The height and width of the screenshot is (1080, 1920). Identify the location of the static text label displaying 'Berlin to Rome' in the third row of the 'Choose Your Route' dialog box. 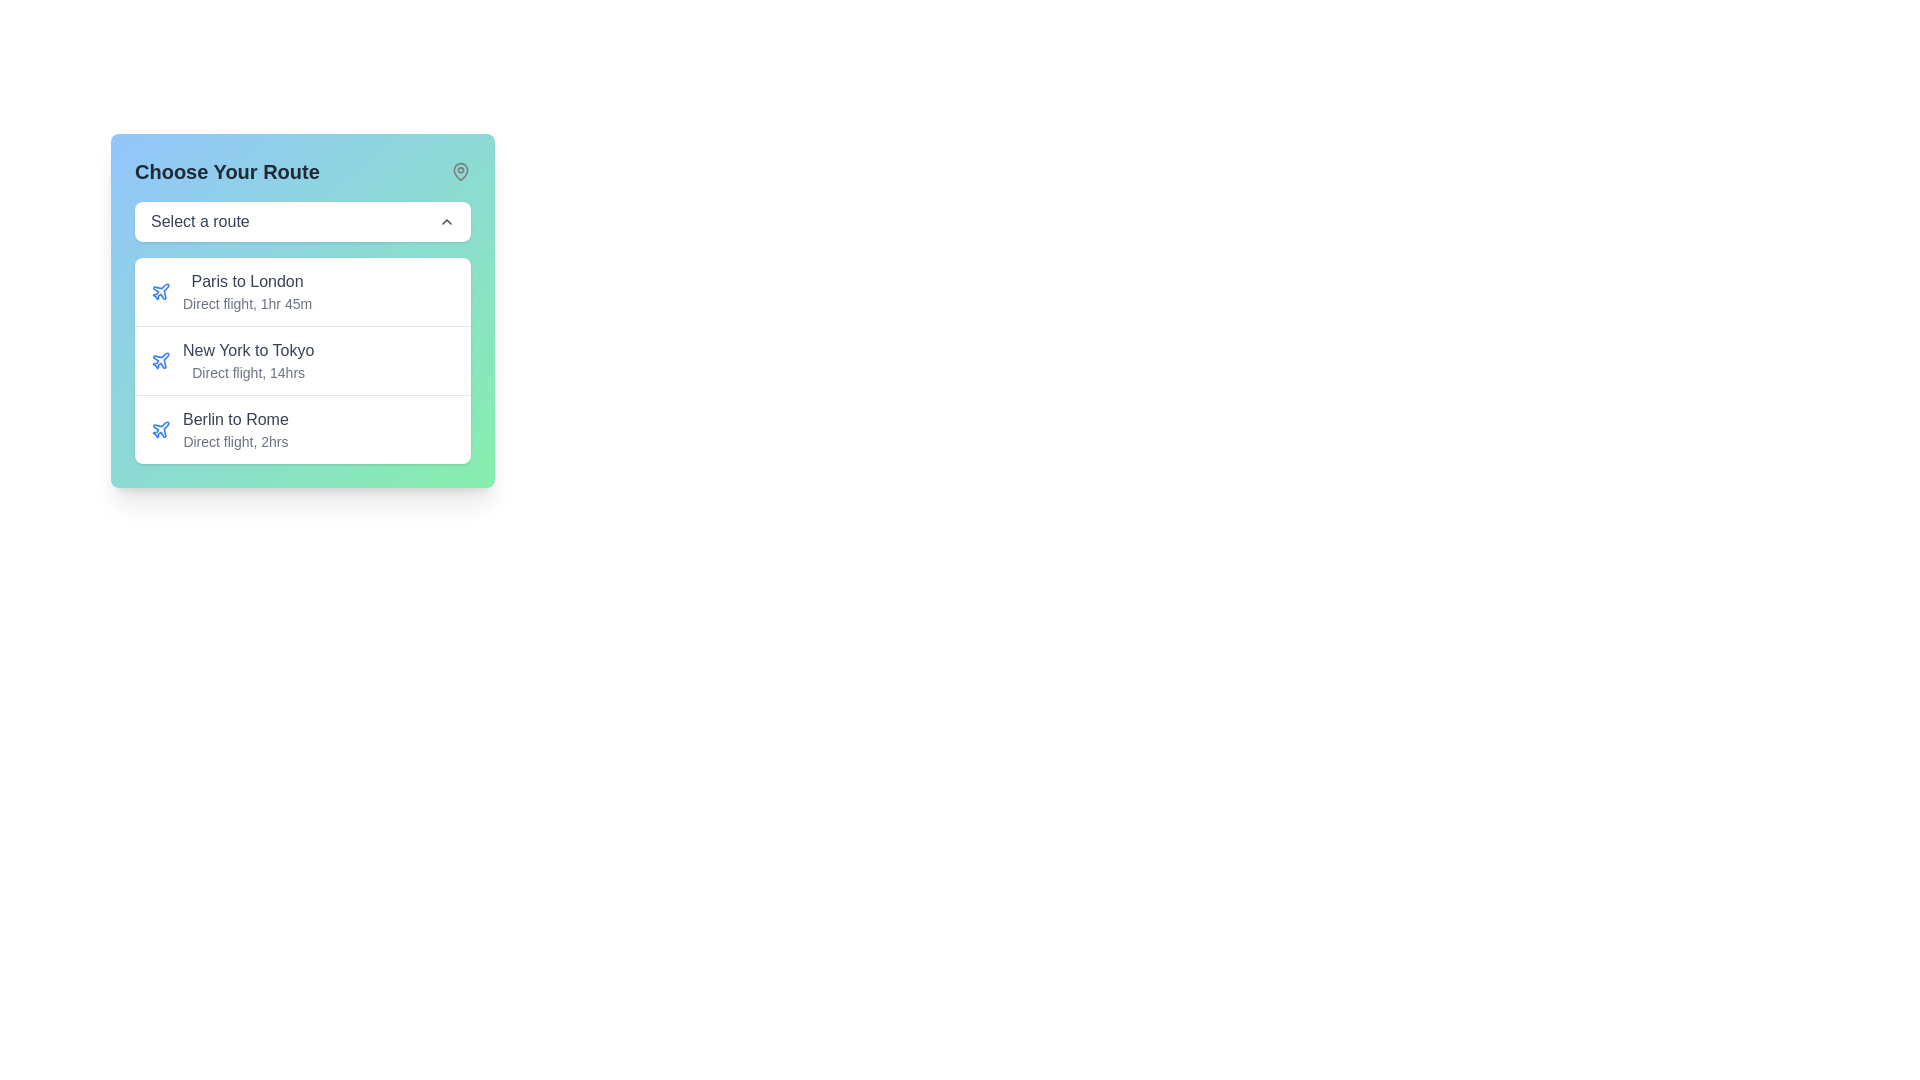
(235, 419).